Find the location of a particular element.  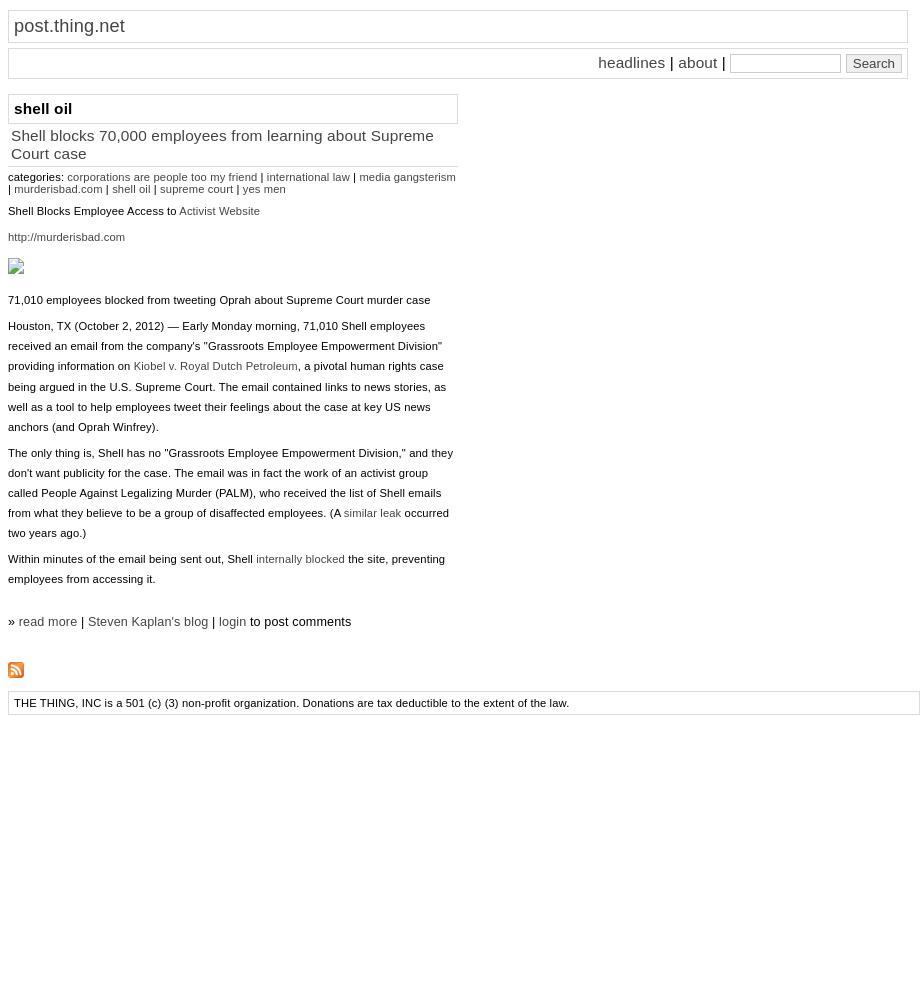

'Activist Website' is located at coordinates (218, 210).